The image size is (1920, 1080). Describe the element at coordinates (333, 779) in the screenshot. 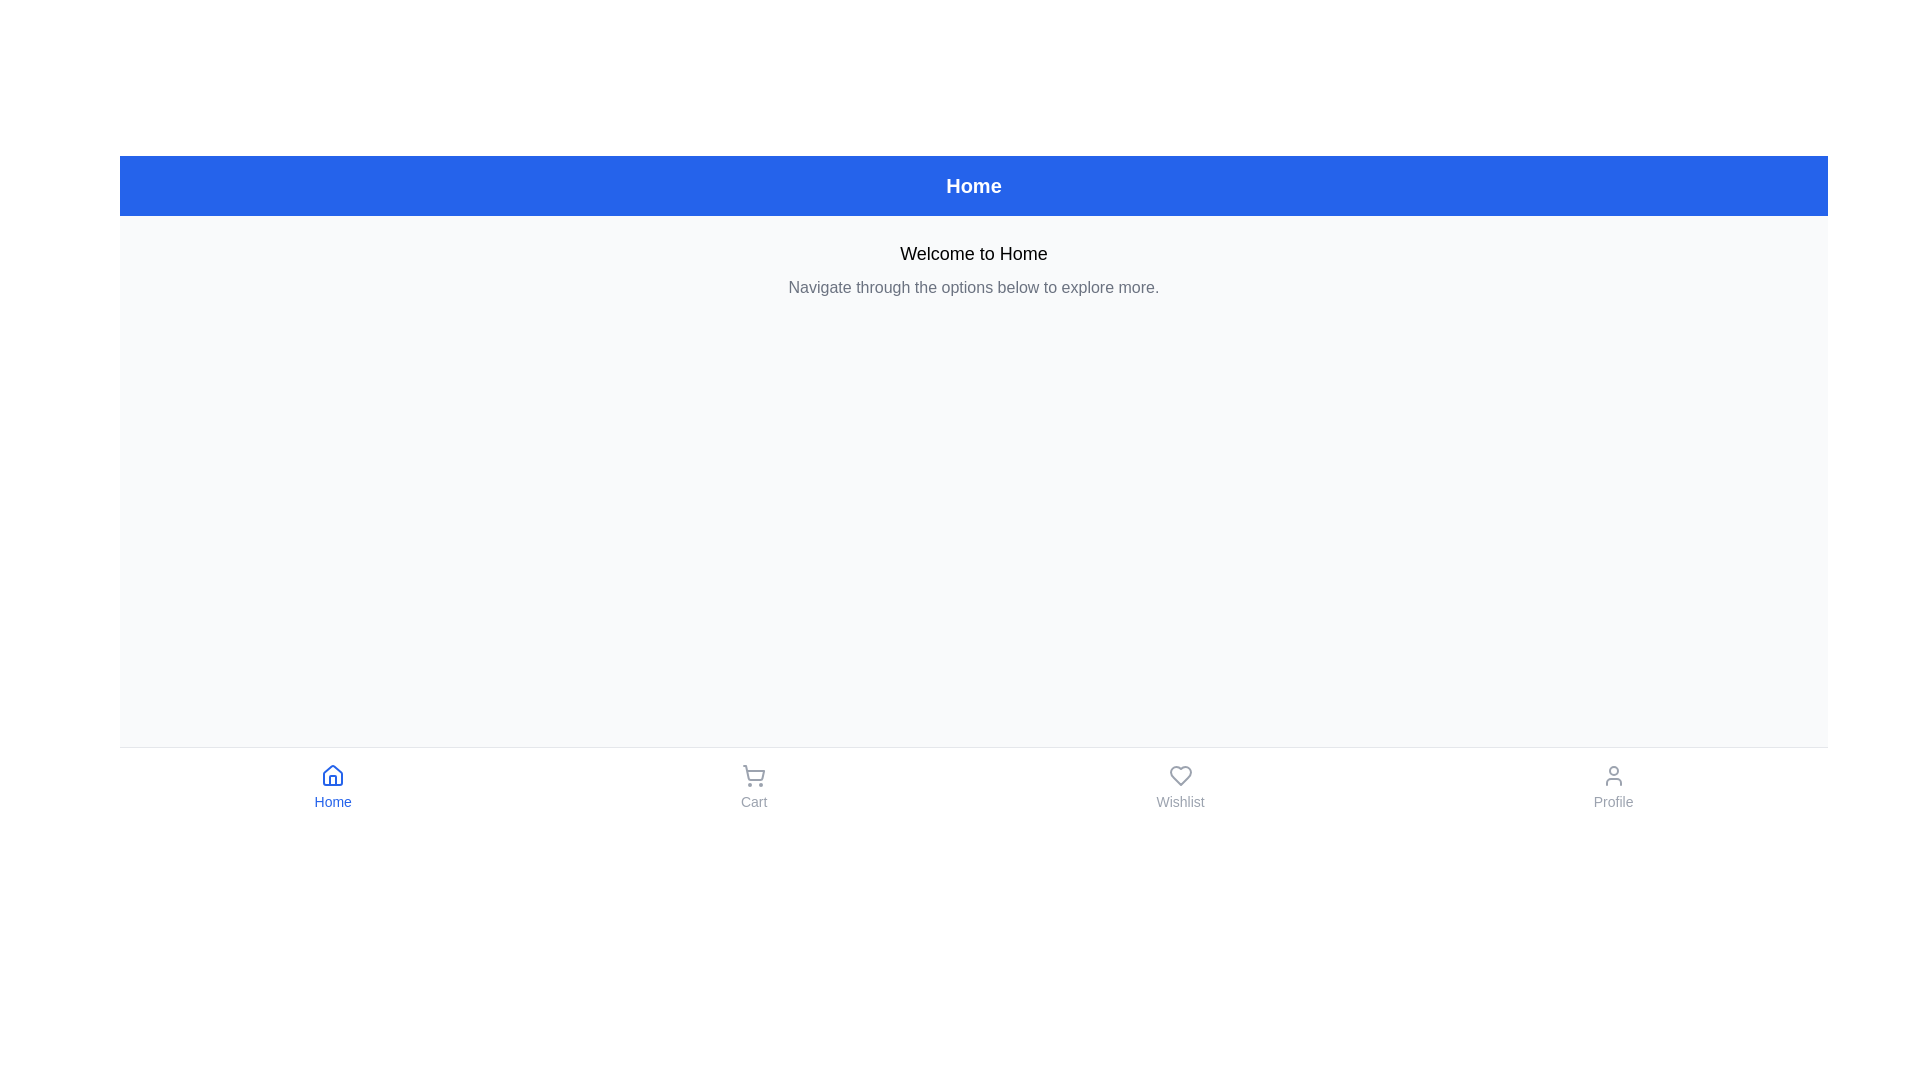

I see `the door element of the house icon located at the bottom-center of the interface, which is part of the bottom navigation bar` at that location.